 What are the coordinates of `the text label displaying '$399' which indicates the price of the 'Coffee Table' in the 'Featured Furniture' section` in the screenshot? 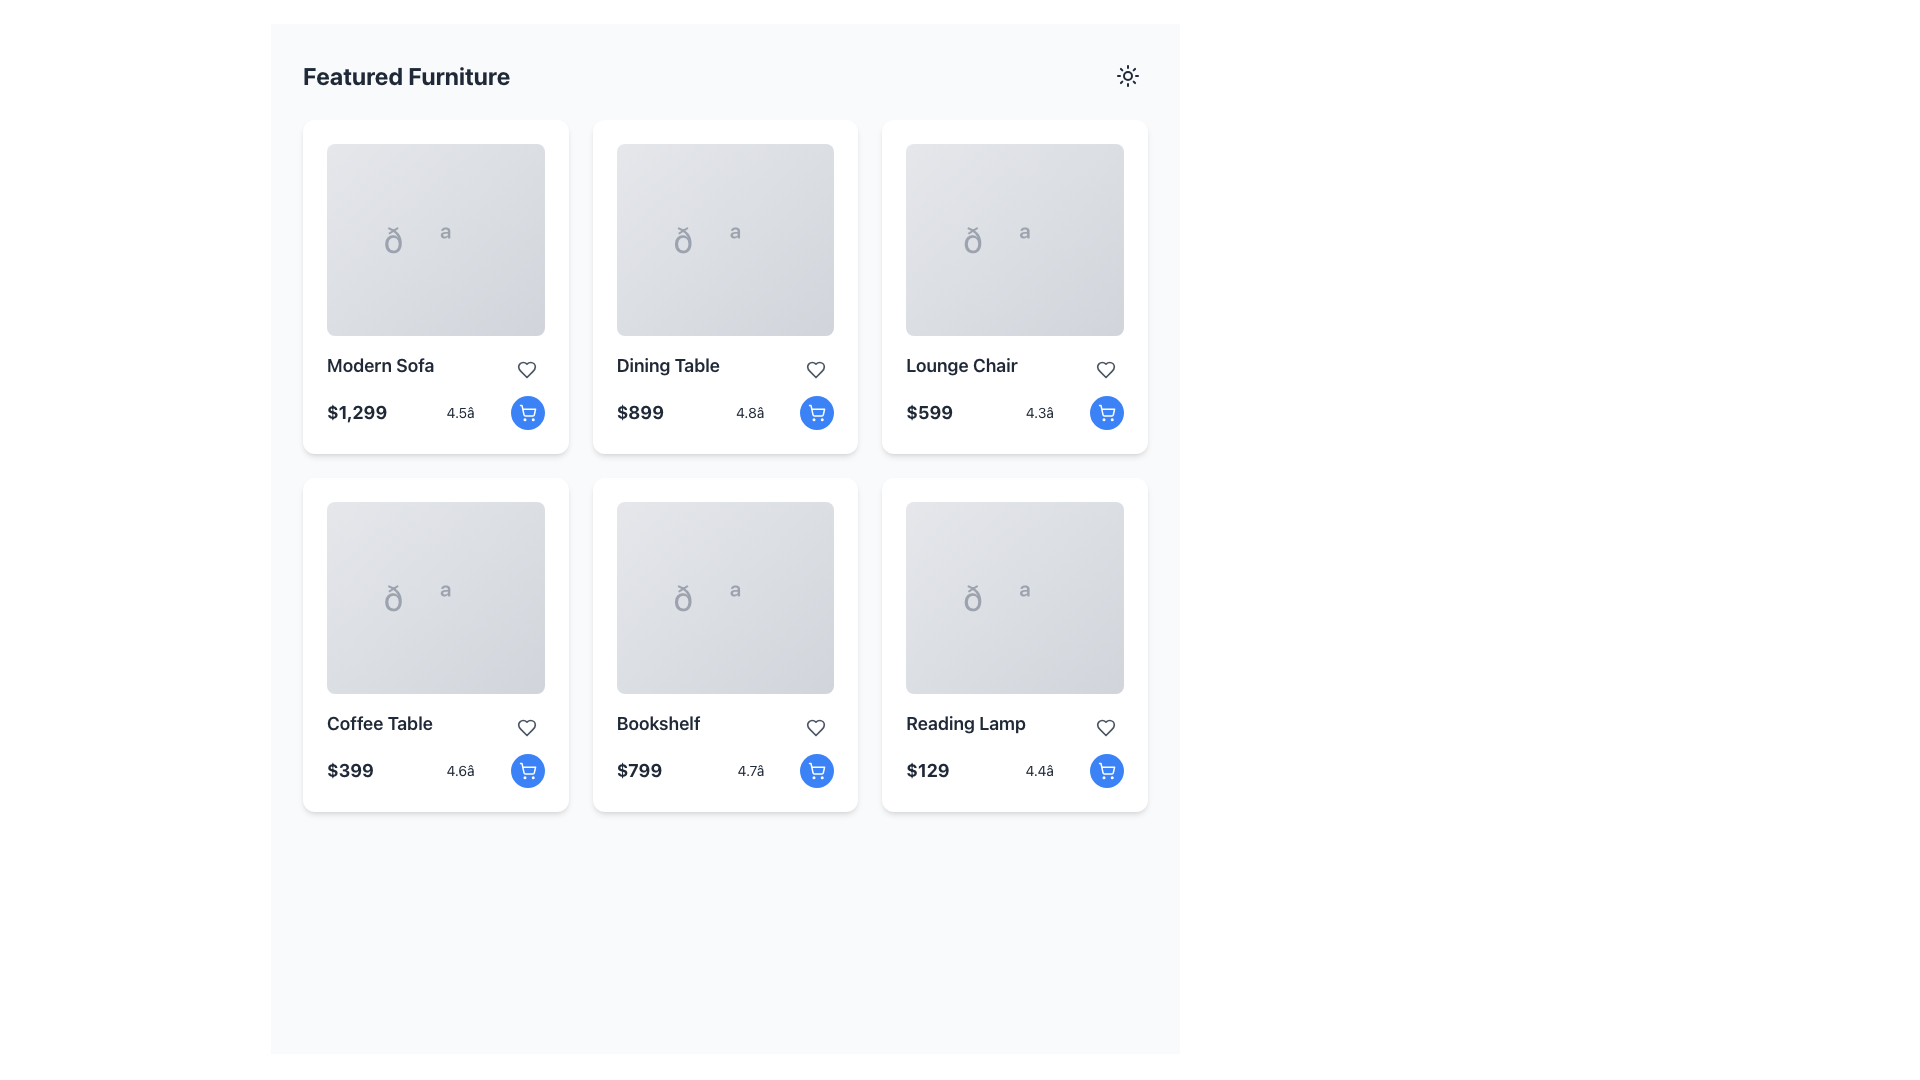 It's located at (350, 770).